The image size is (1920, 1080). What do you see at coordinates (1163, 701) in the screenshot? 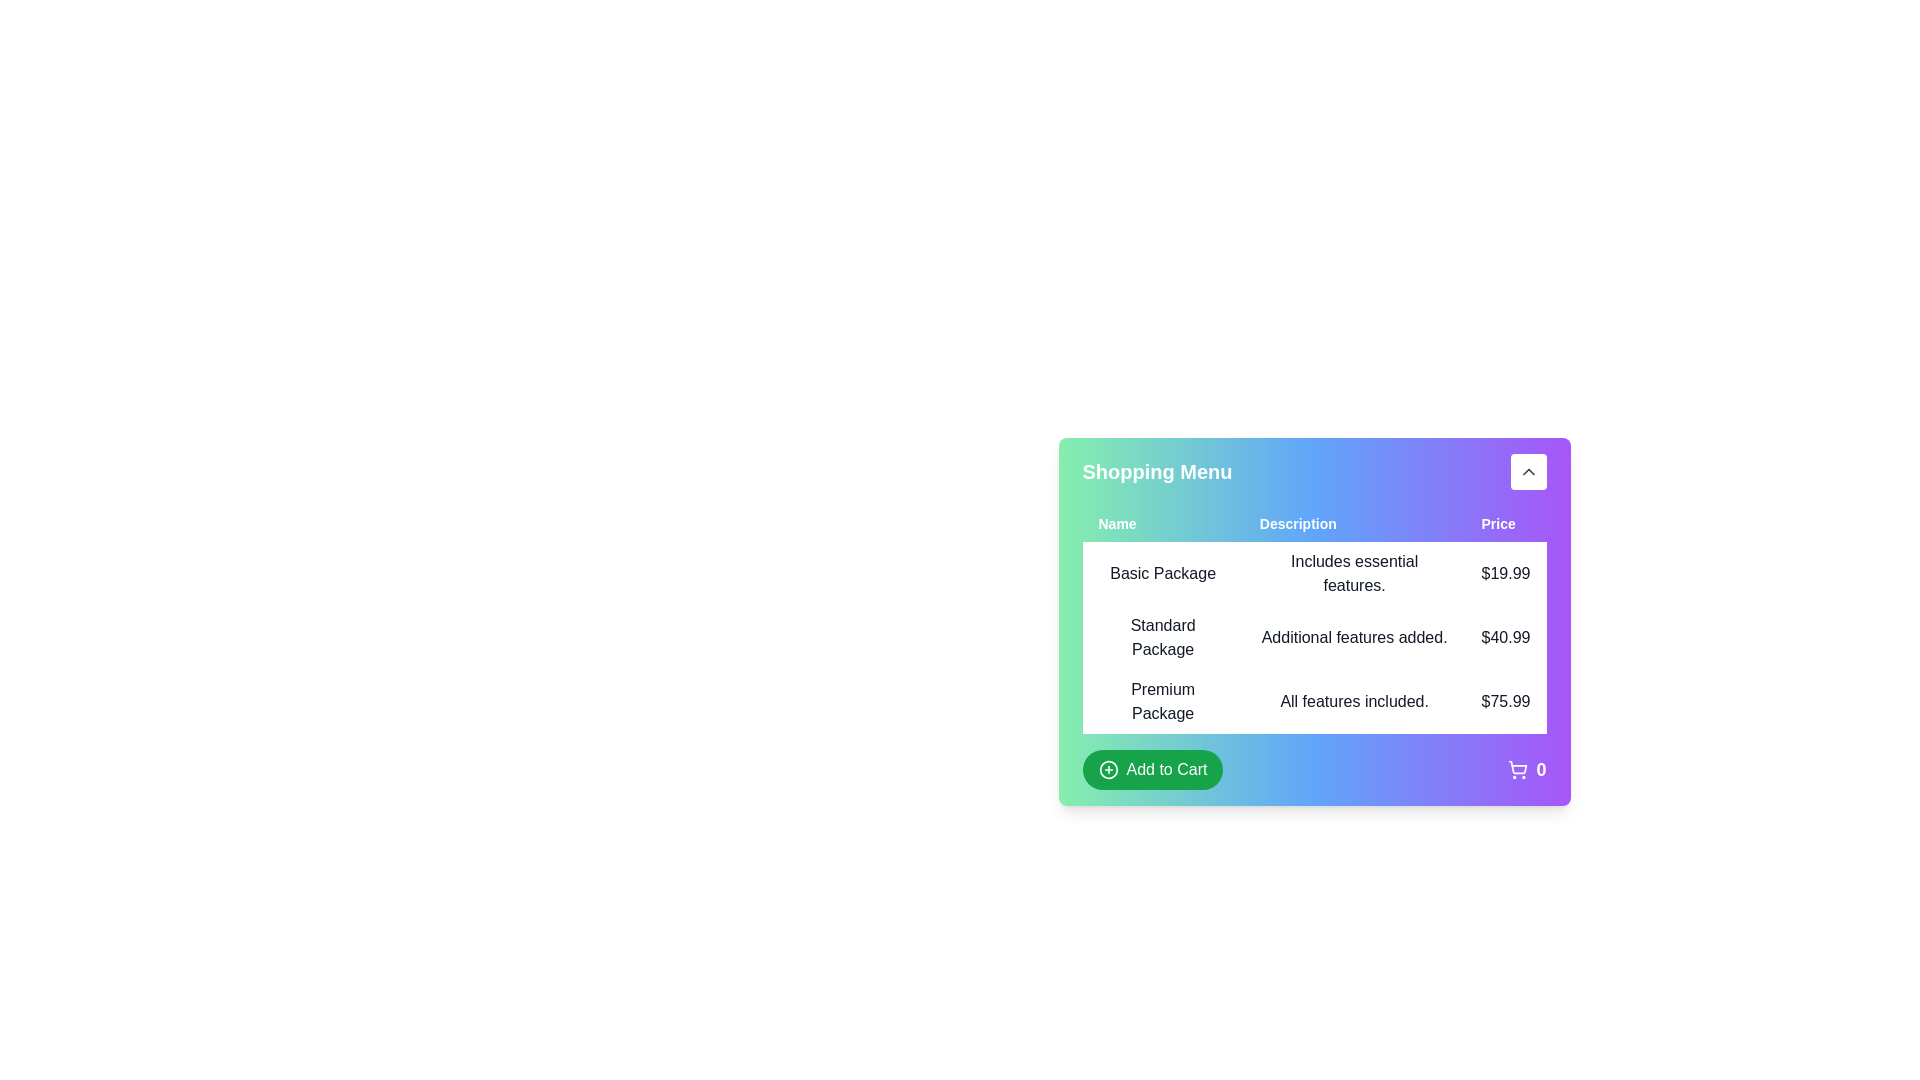
I see `the 'Premium Package' text label under the 'Name' header in the table` at bounding box center [1163, 701].